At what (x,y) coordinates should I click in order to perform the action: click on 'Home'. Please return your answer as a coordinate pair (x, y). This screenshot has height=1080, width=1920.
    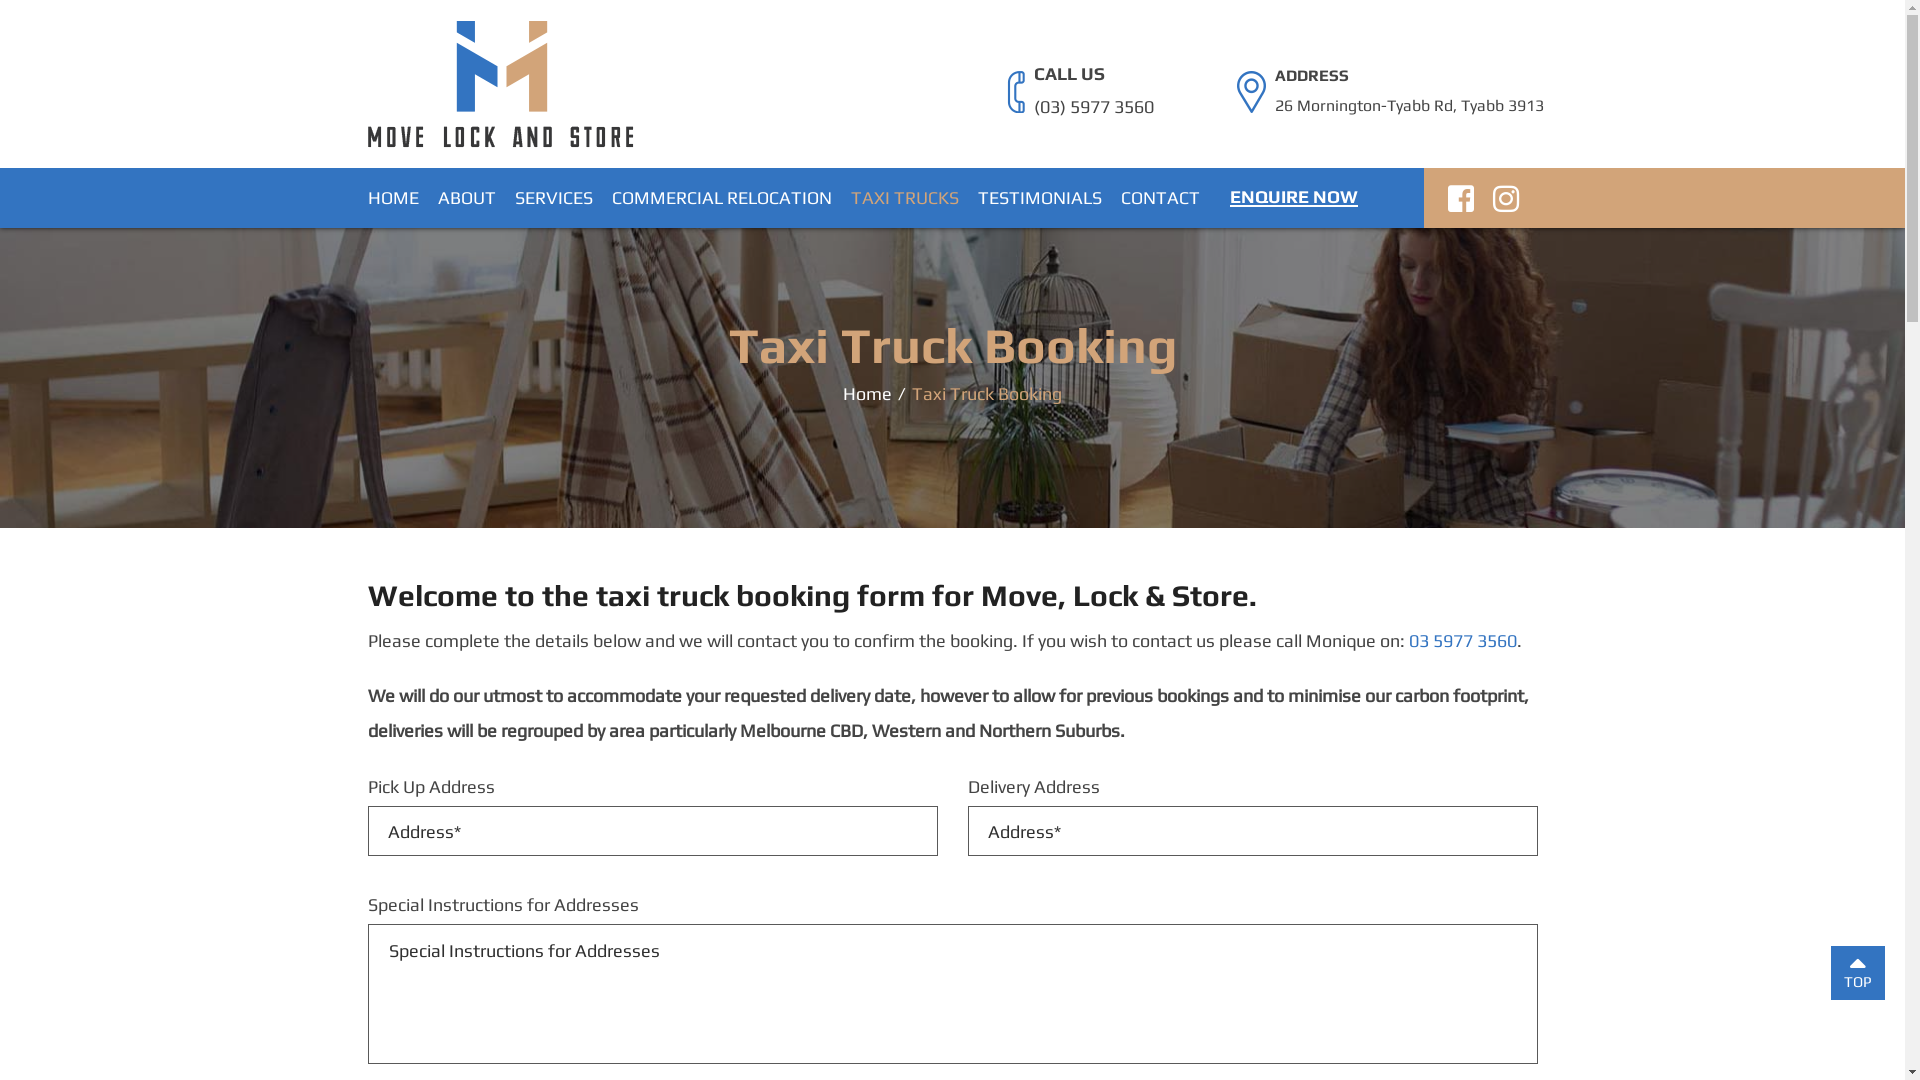
    Looking at the image, I should click on (867, 392).